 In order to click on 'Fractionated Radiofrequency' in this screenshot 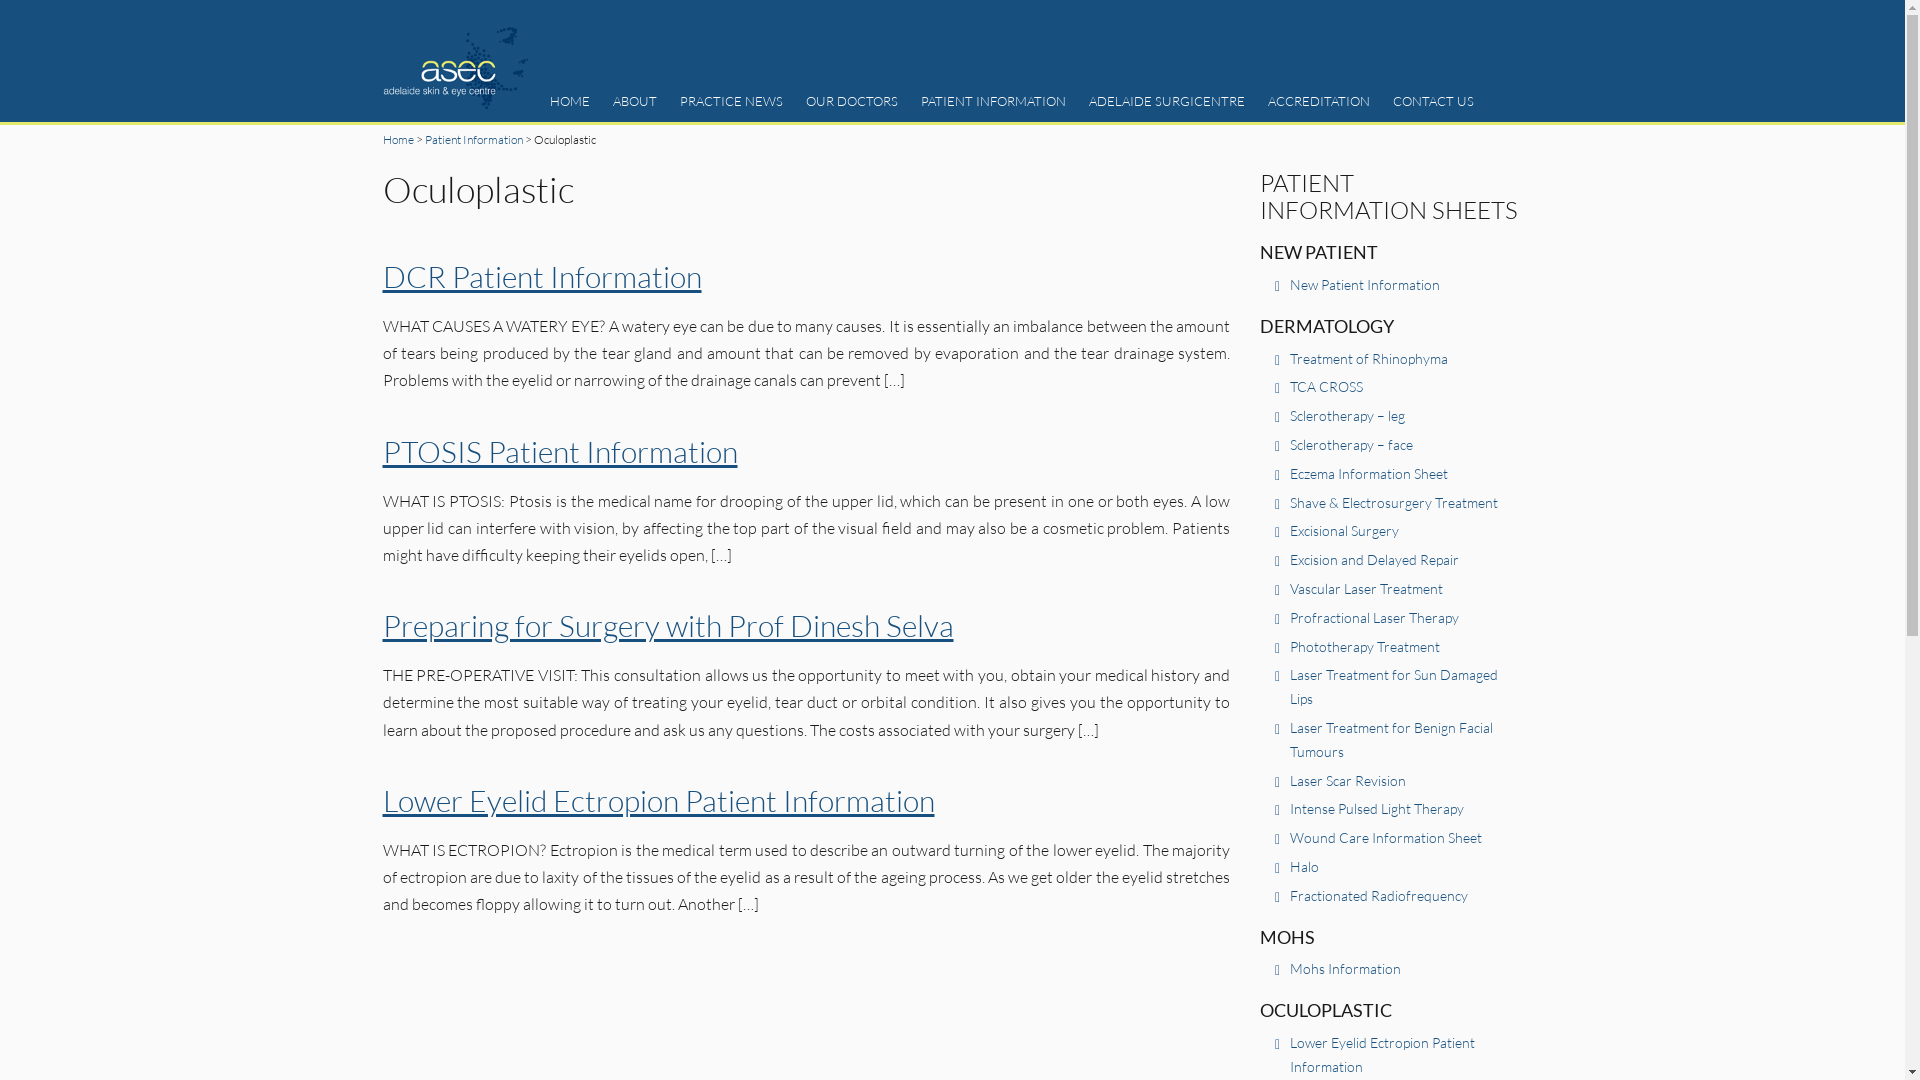, I will do `click(1377, 894)`.